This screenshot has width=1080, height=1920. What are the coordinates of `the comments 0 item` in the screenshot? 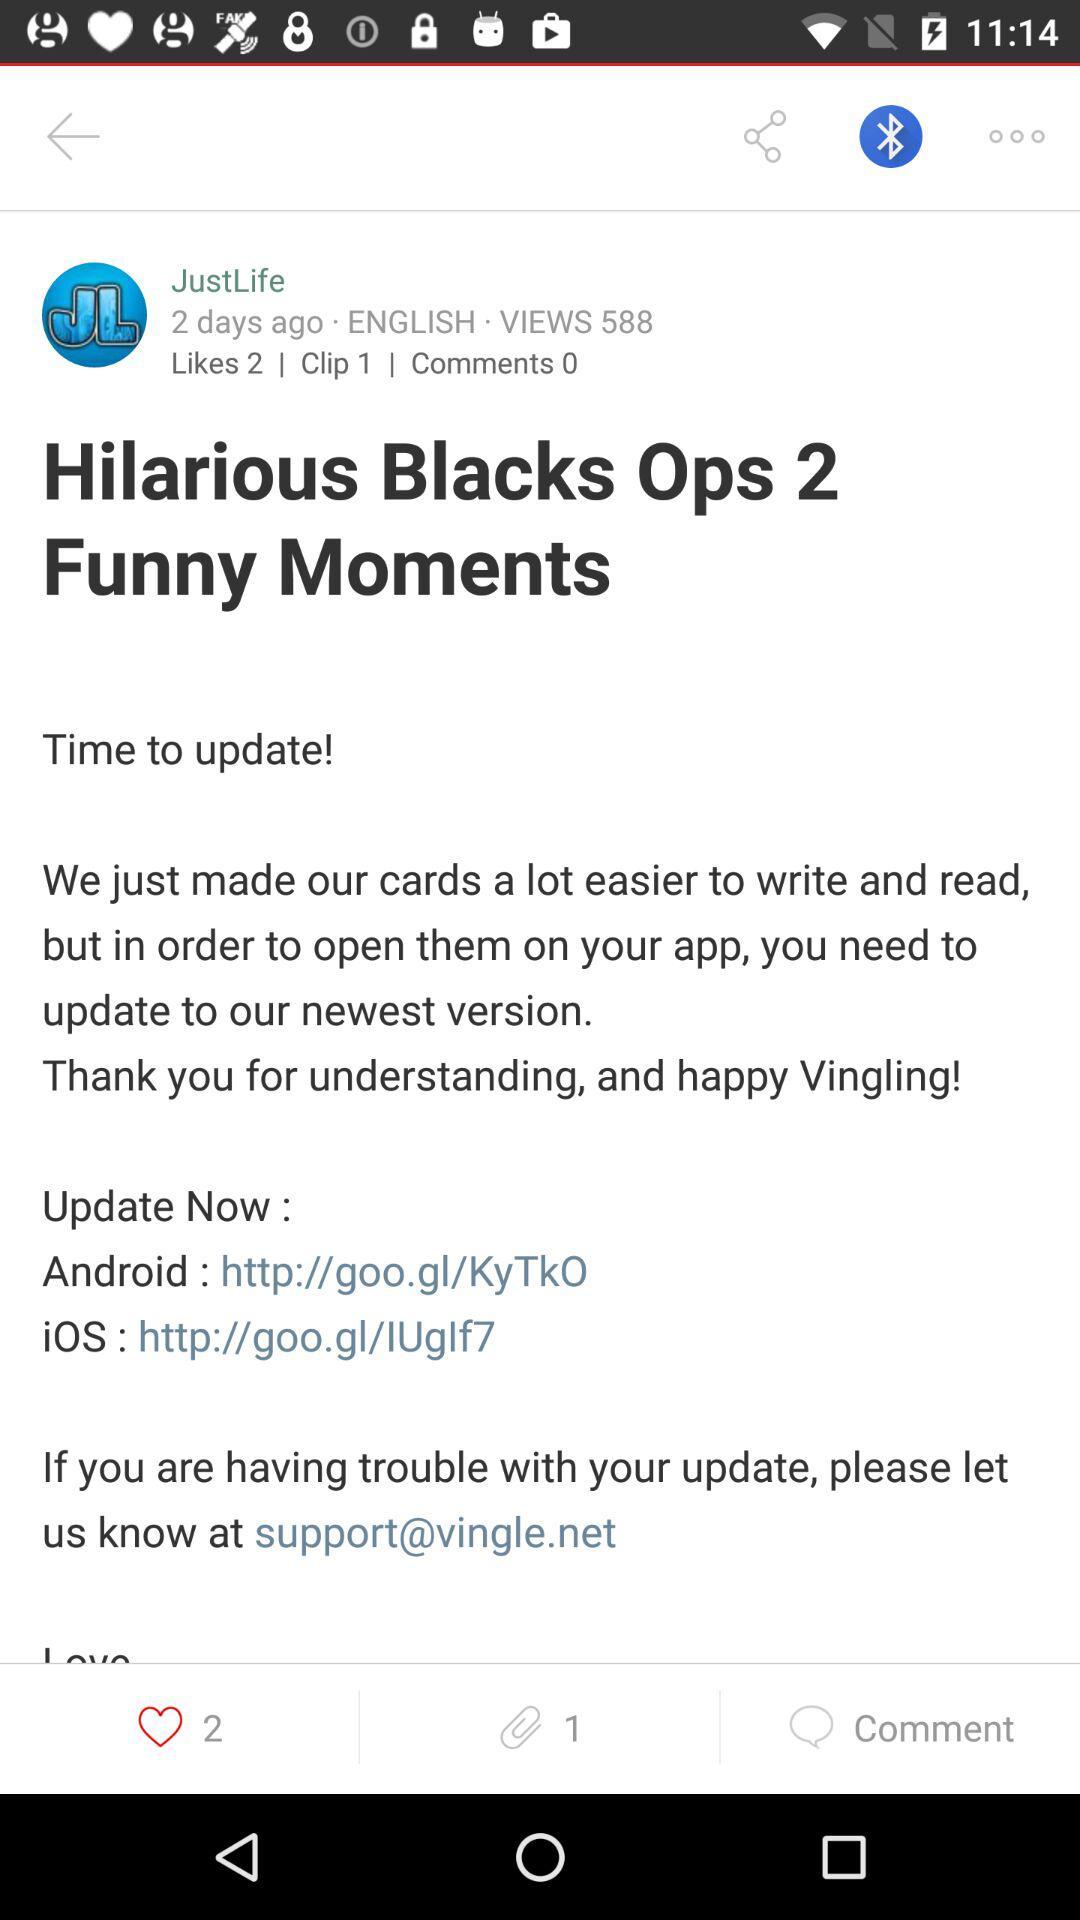 It's located at (494, 361).